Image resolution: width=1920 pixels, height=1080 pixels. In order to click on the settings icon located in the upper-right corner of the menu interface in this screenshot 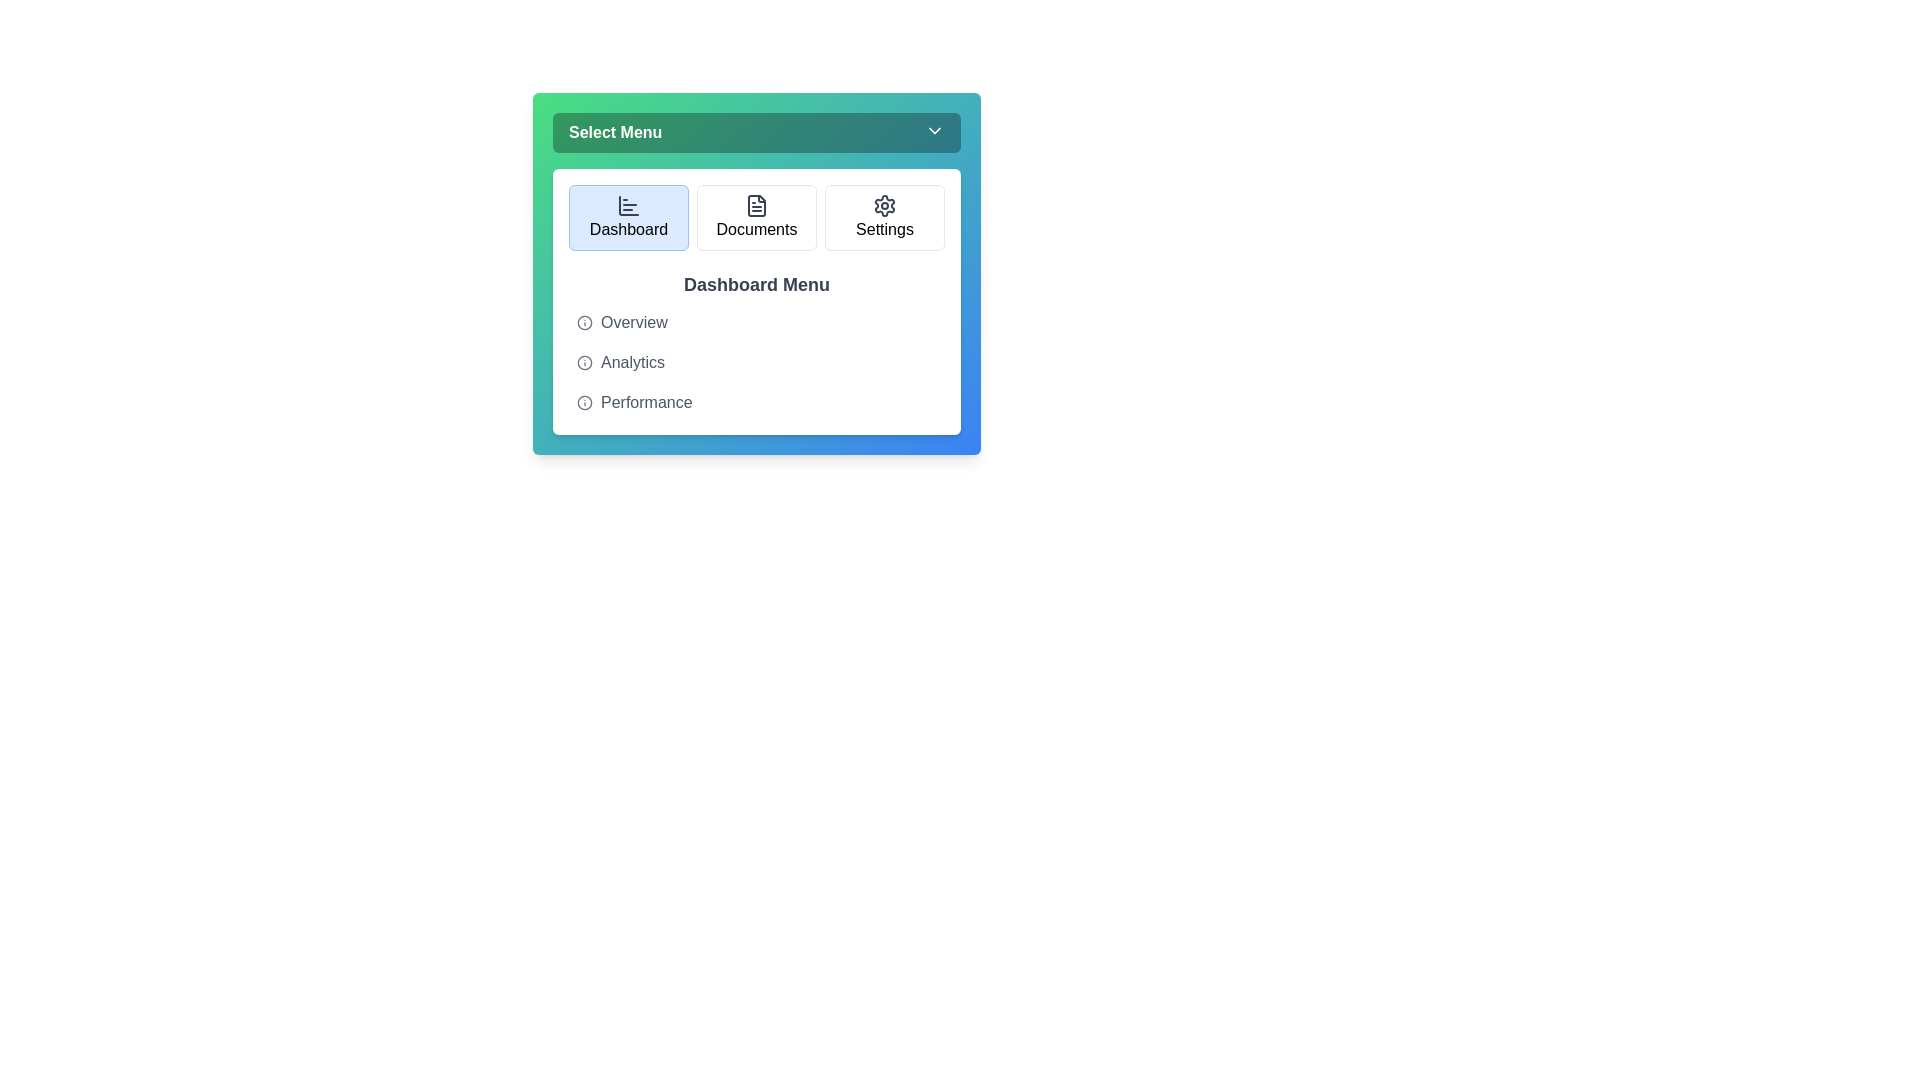, I will do `click(883, 205)`.